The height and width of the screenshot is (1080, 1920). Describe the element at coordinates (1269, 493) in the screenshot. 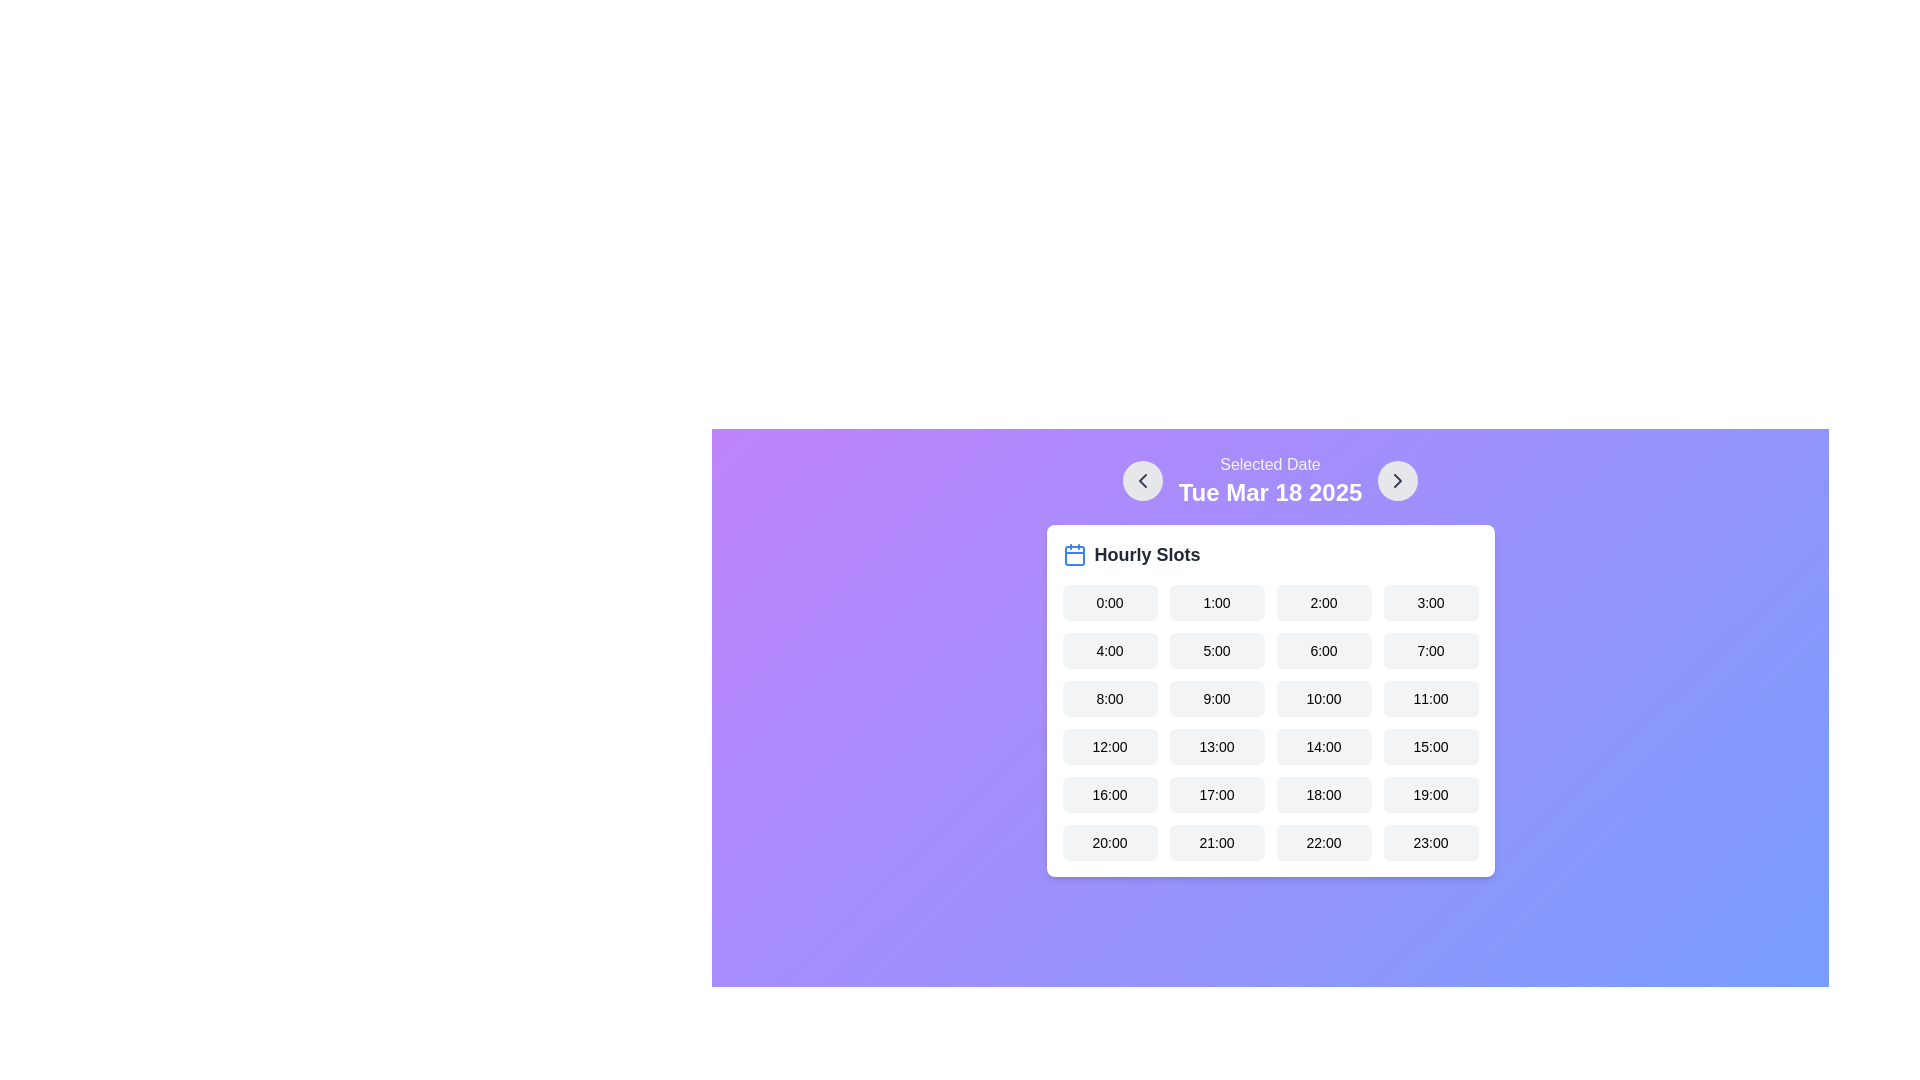

I see `the bold date display reading 'Tue Mar 18 2025' which is prominently positioned at the center-top of the panel displaying hourly slots` at that location.